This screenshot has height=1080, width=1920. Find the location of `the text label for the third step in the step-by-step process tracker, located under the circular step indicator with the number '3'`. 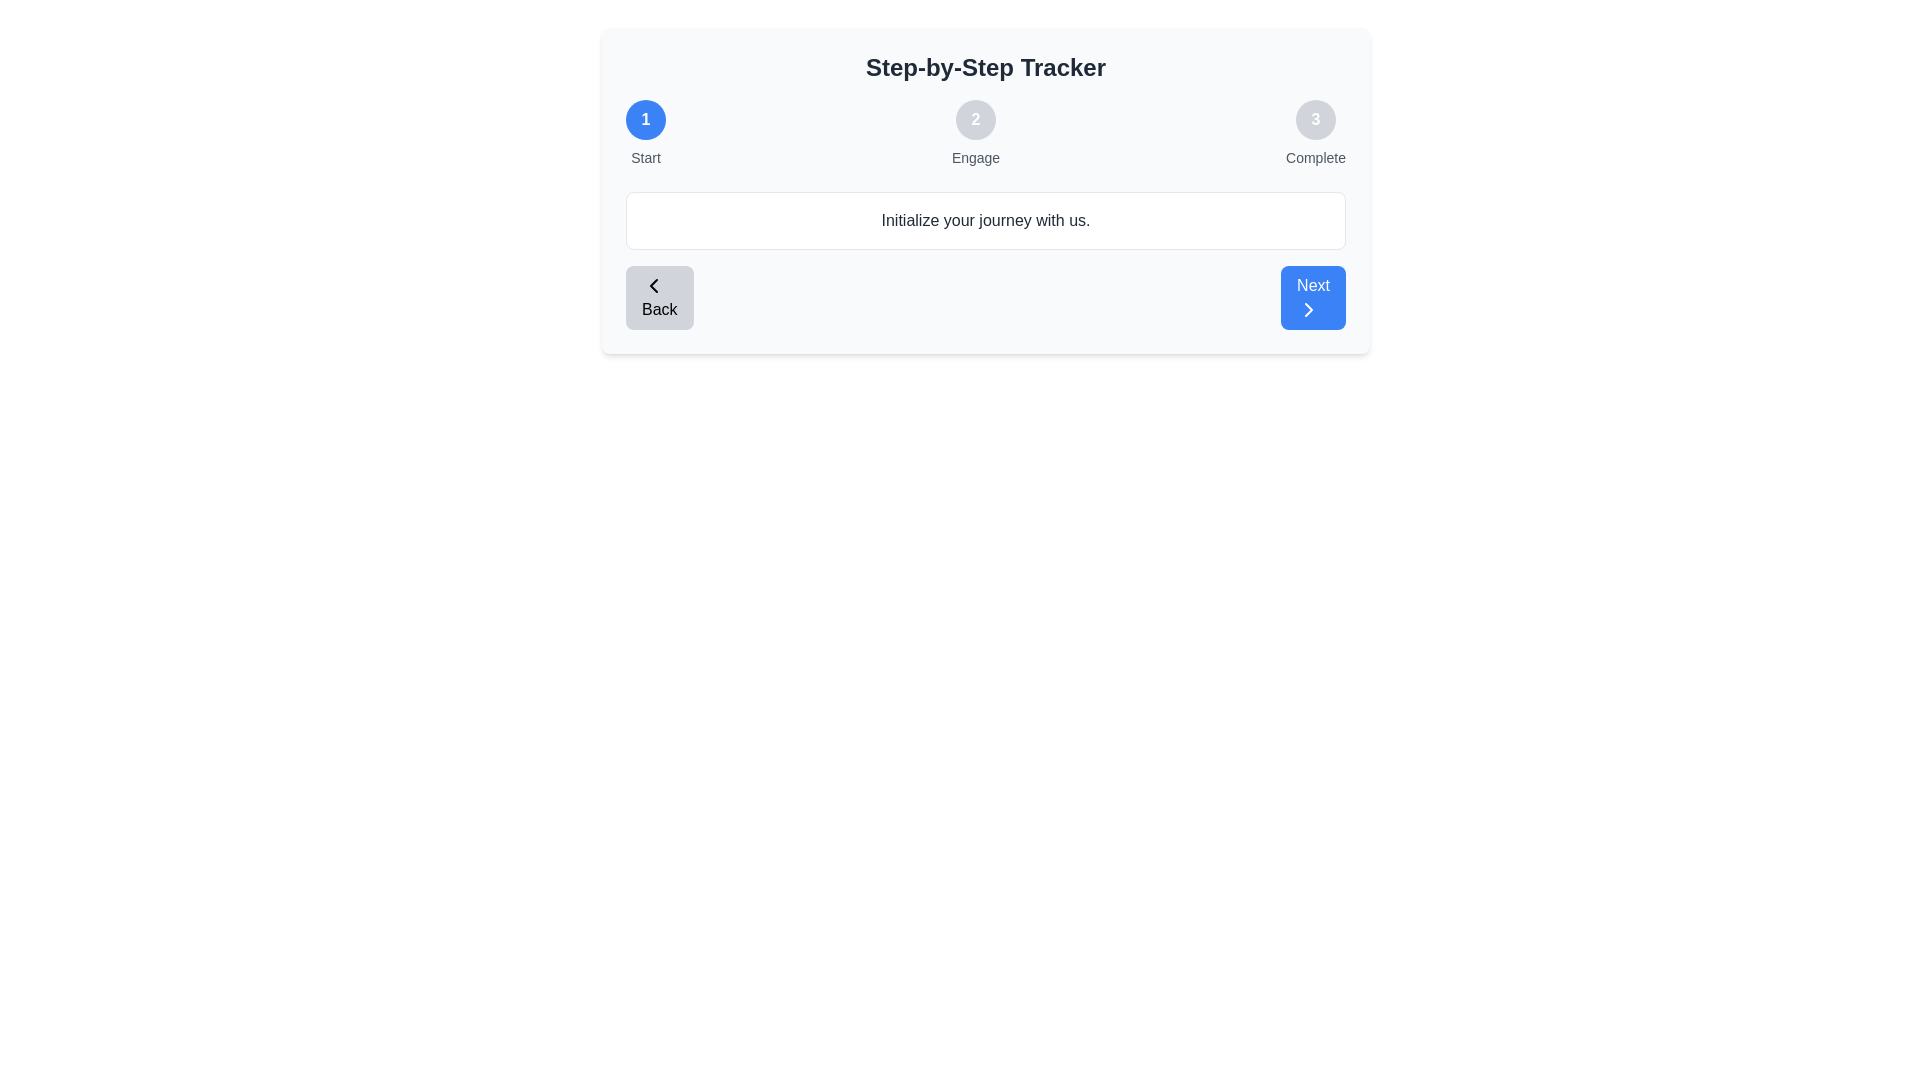

the text label for the third step in the step-by-step process tracker, located under the circular step indicator with the number '3' is located at coordinates (1315, 157).